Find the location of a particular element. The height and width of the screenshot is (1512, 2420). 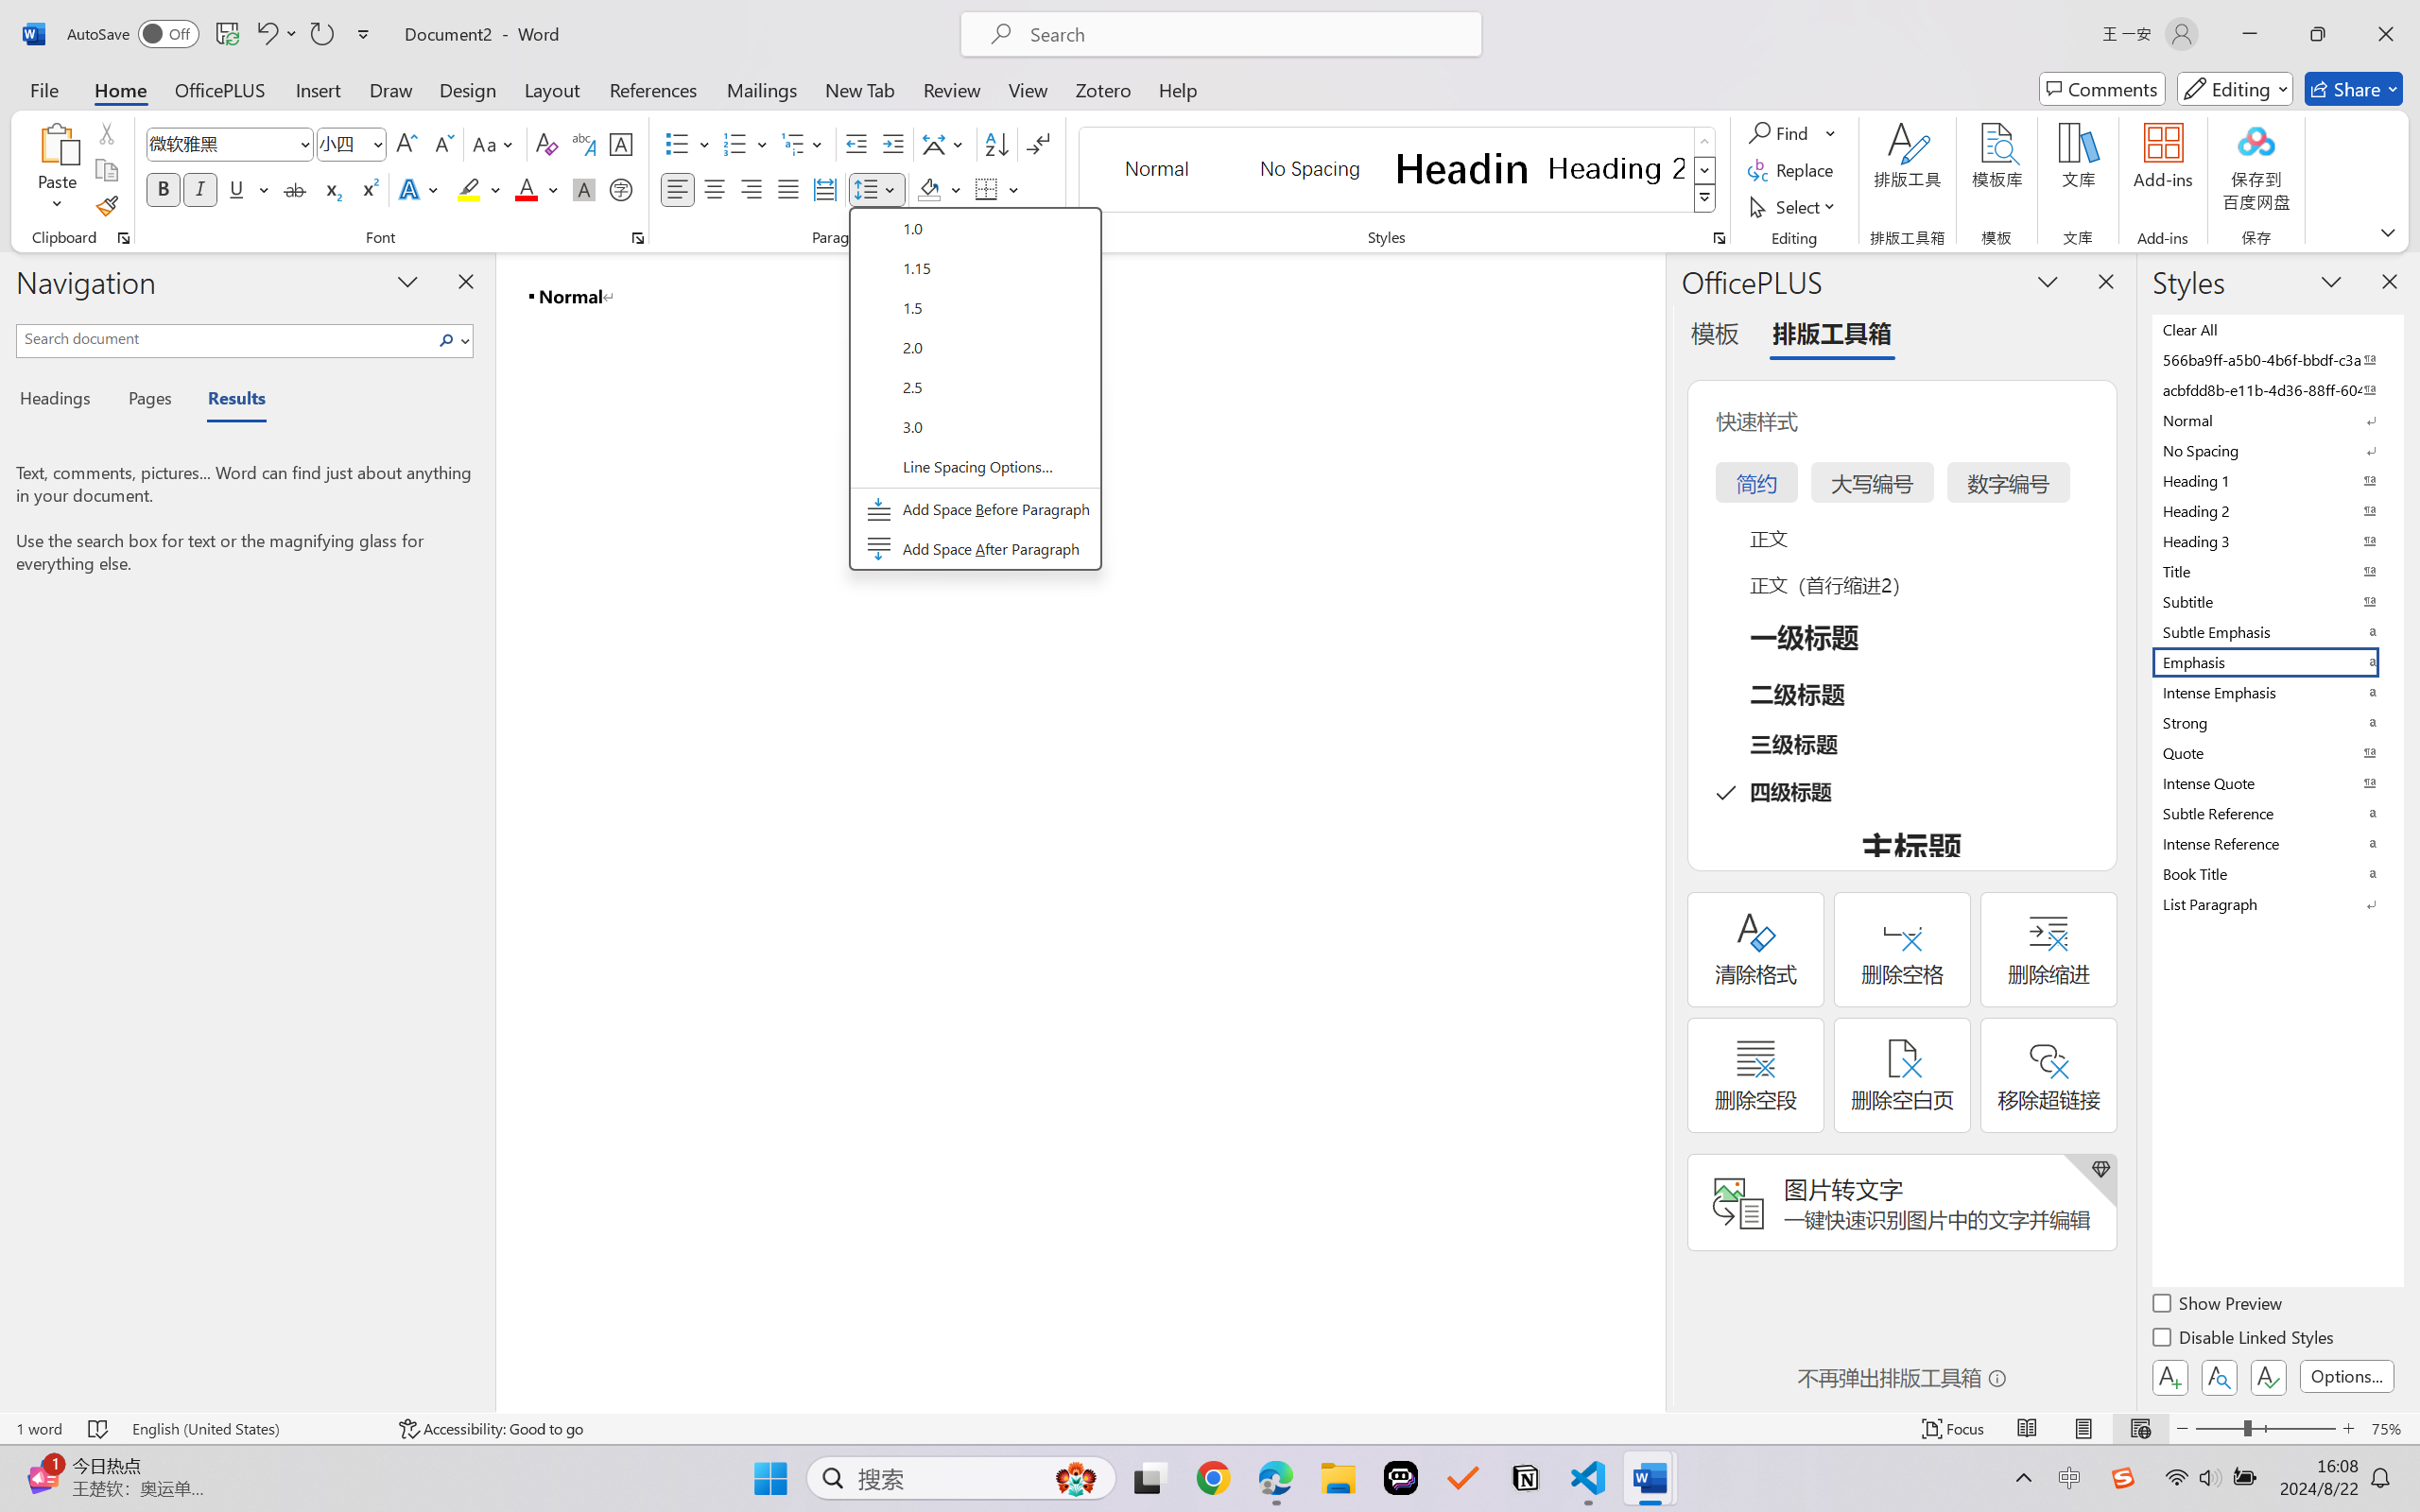

'Undo Style' is located at coordinates (265, 33).